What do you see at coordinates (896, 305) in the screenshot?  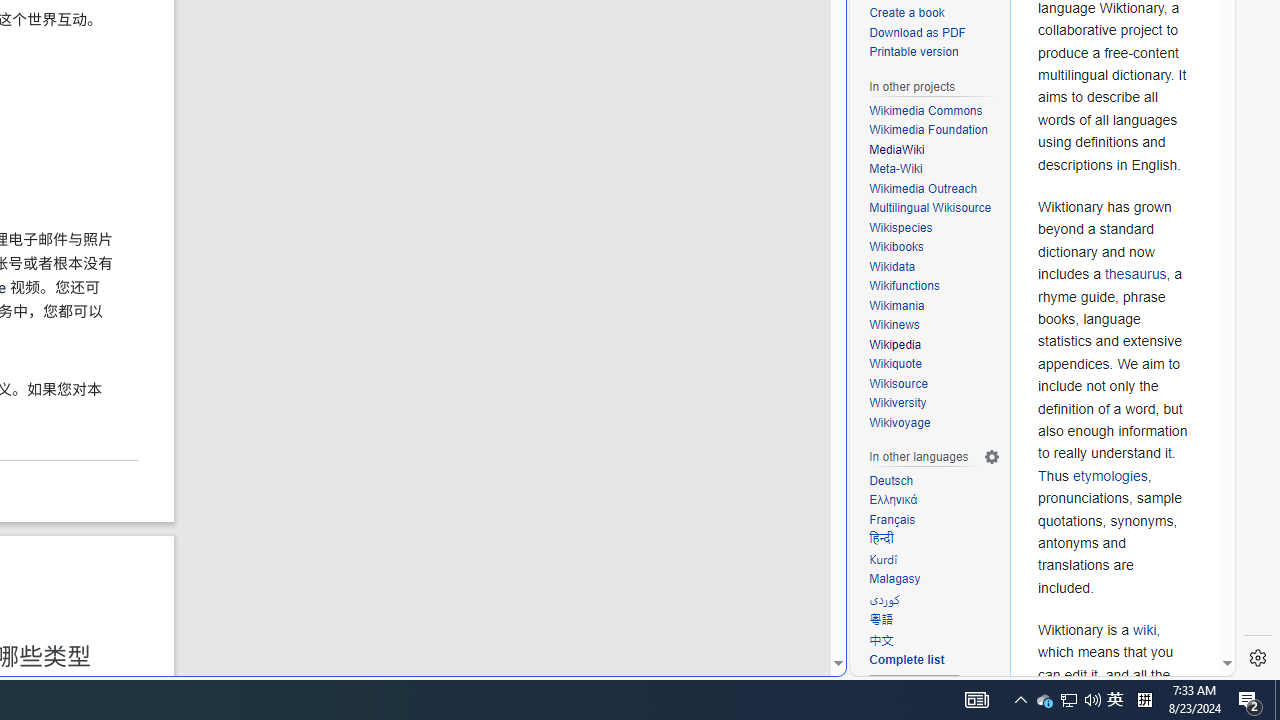 I see `'Wikimania'` at bounding box center [896, 305].